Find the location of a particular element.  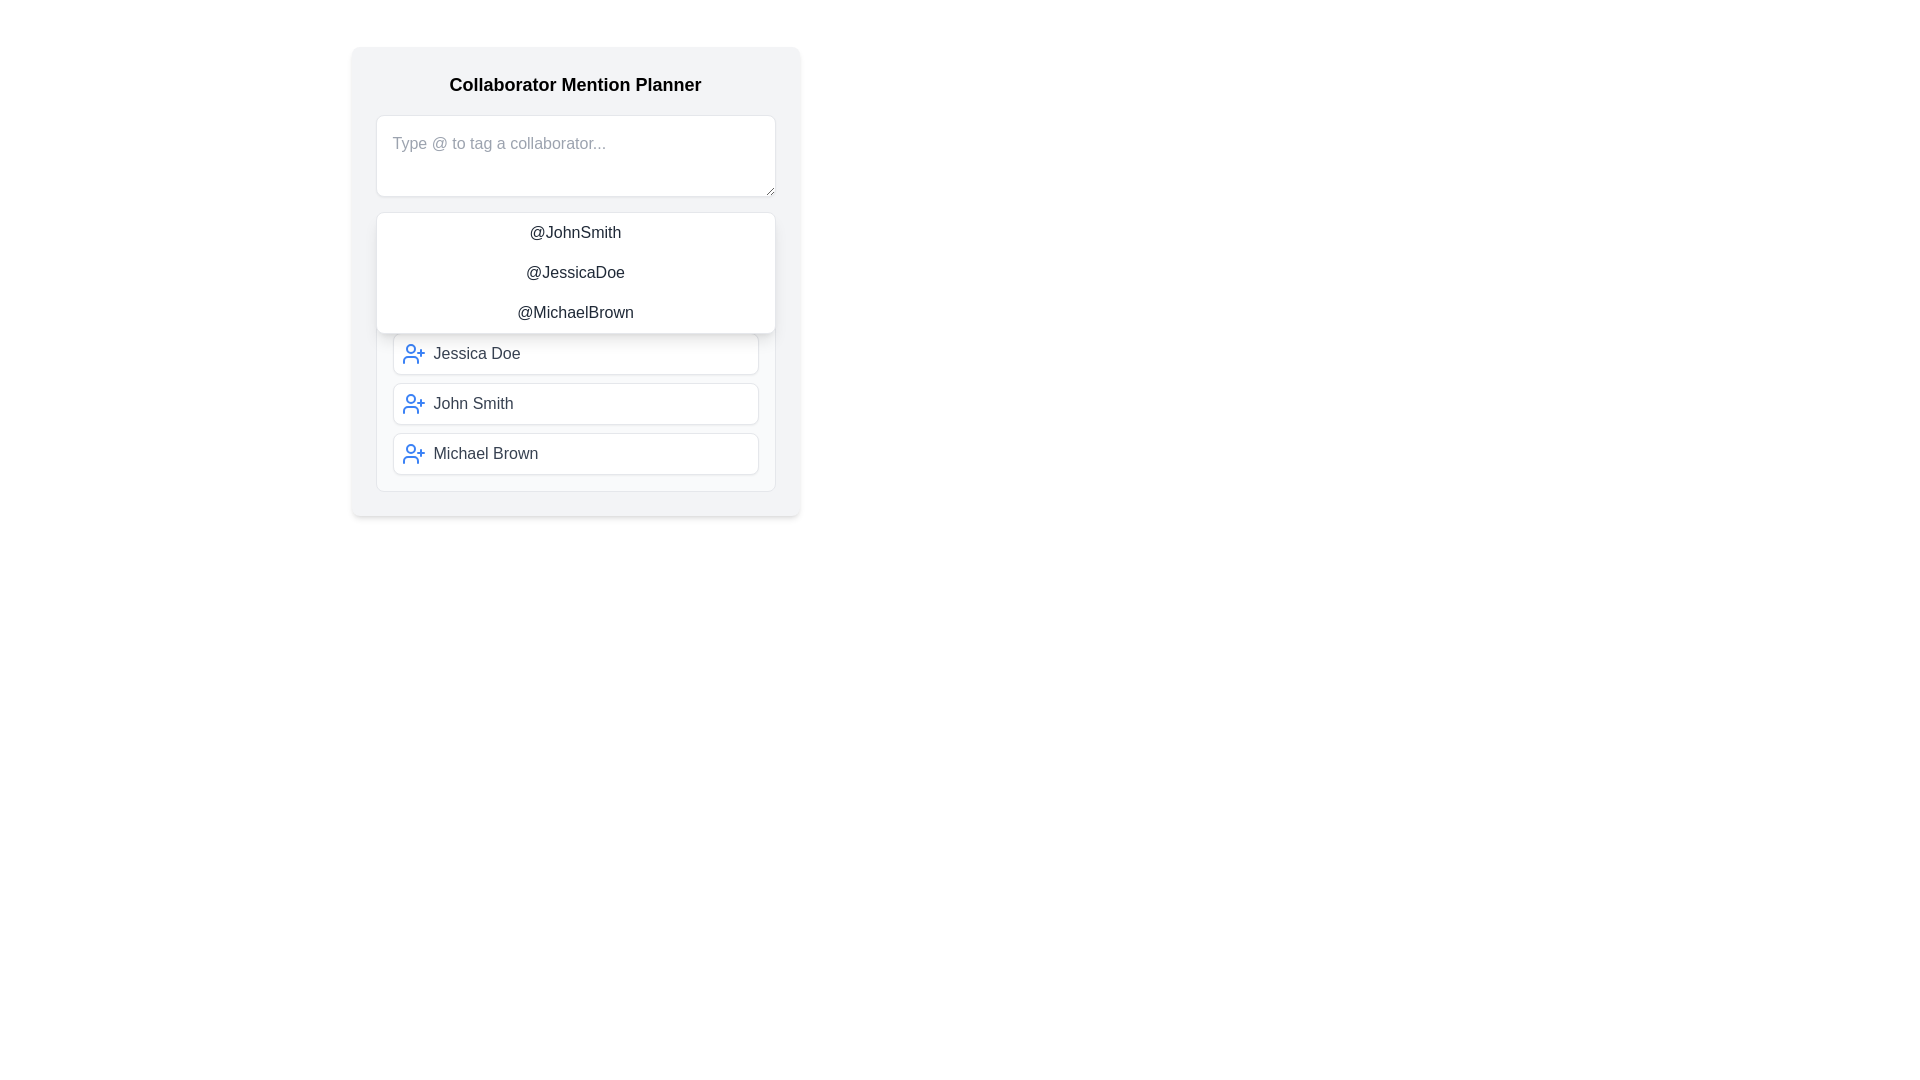

the first clickable list item is located at coordinates (574, 353).